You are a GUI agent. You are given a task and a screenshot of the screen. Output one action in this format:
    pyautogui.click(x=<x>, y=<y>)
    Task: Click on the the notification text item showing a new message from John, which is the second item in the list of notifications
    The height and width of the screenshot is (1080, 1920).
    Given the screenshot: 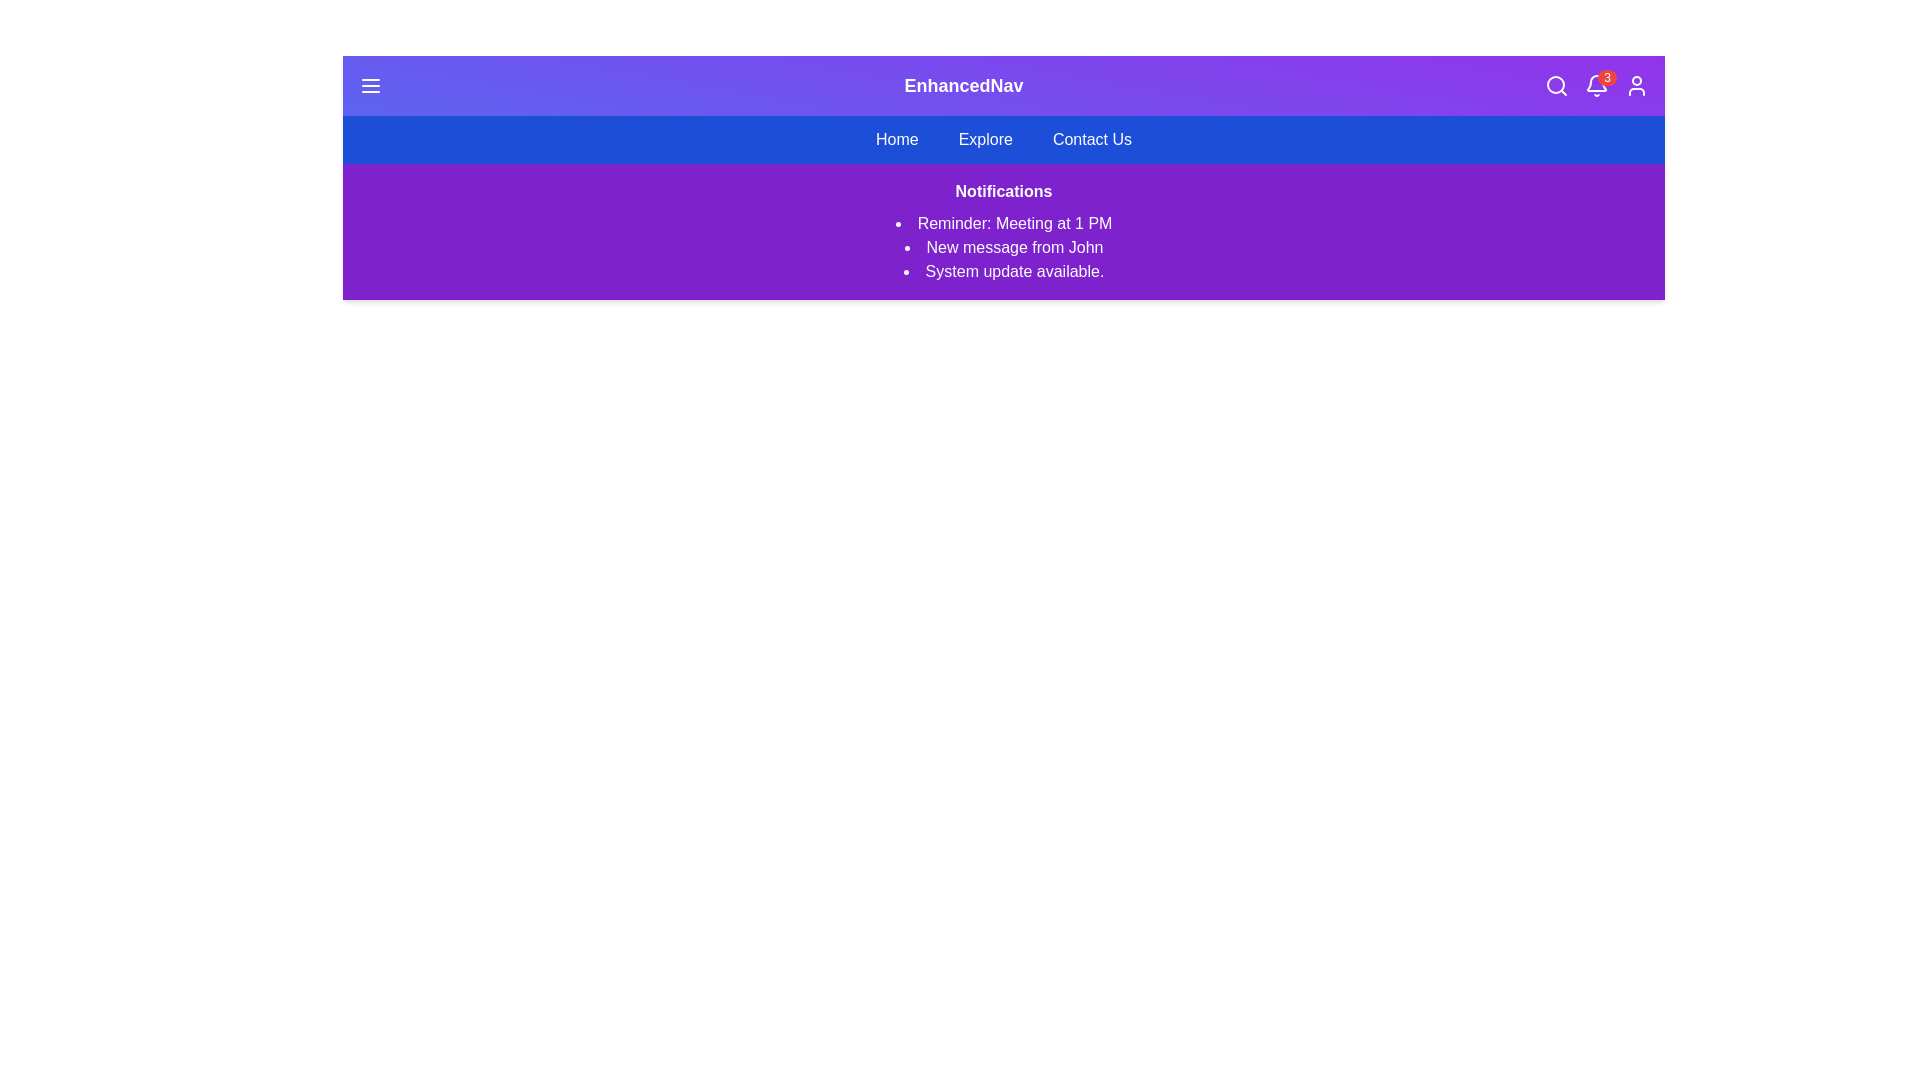 What is the action you would take?
    pyautogui.click(x=1003, y=246)
    